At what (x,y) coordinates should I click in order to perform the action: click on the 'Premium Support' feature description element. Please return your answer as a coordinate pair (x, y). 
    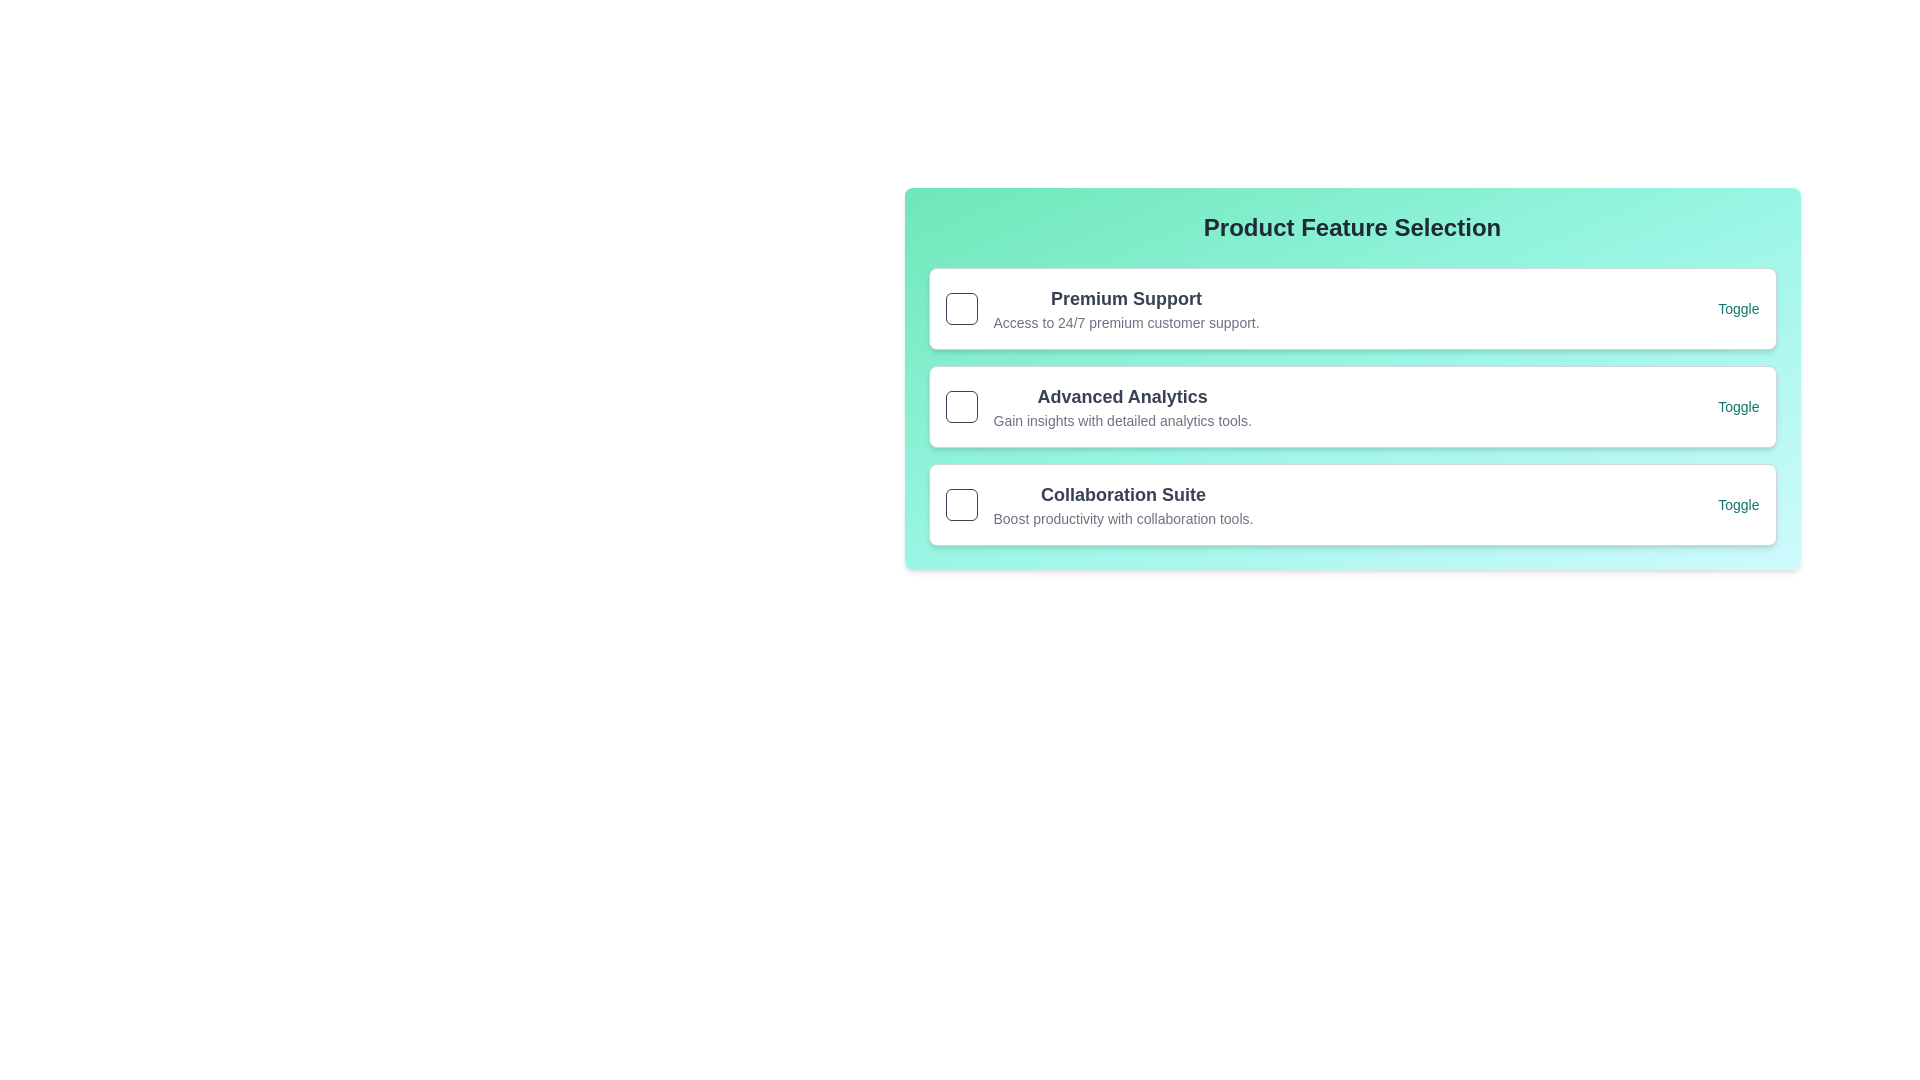
    Looking at the image, I should click on (1126, 308).